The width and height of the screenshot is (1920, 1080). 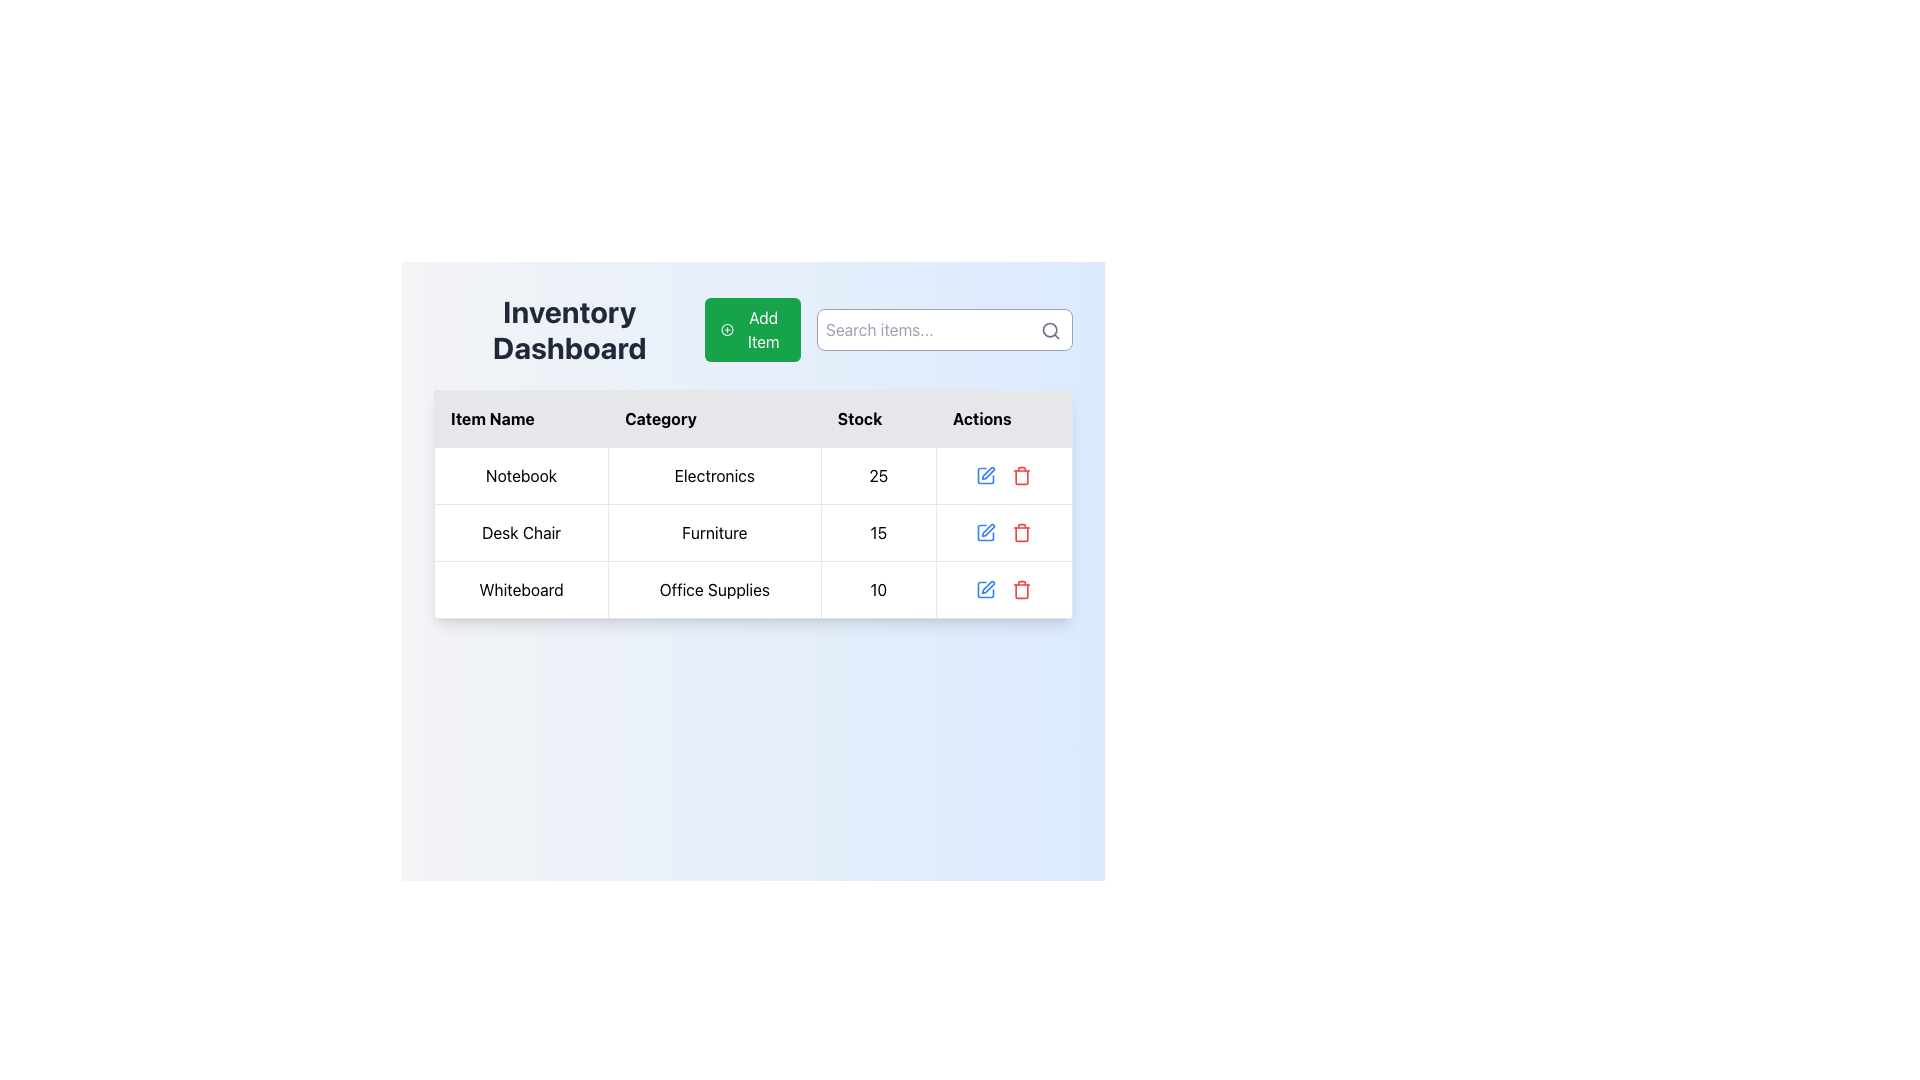 What do you see at coordinates (986, 475) in the screenshot?
I see `the blue SVG icon with rounded corners in the 'Actions' column of the third row corresponding to the 'Whiteboard' item` at bounding box center [986, 475].